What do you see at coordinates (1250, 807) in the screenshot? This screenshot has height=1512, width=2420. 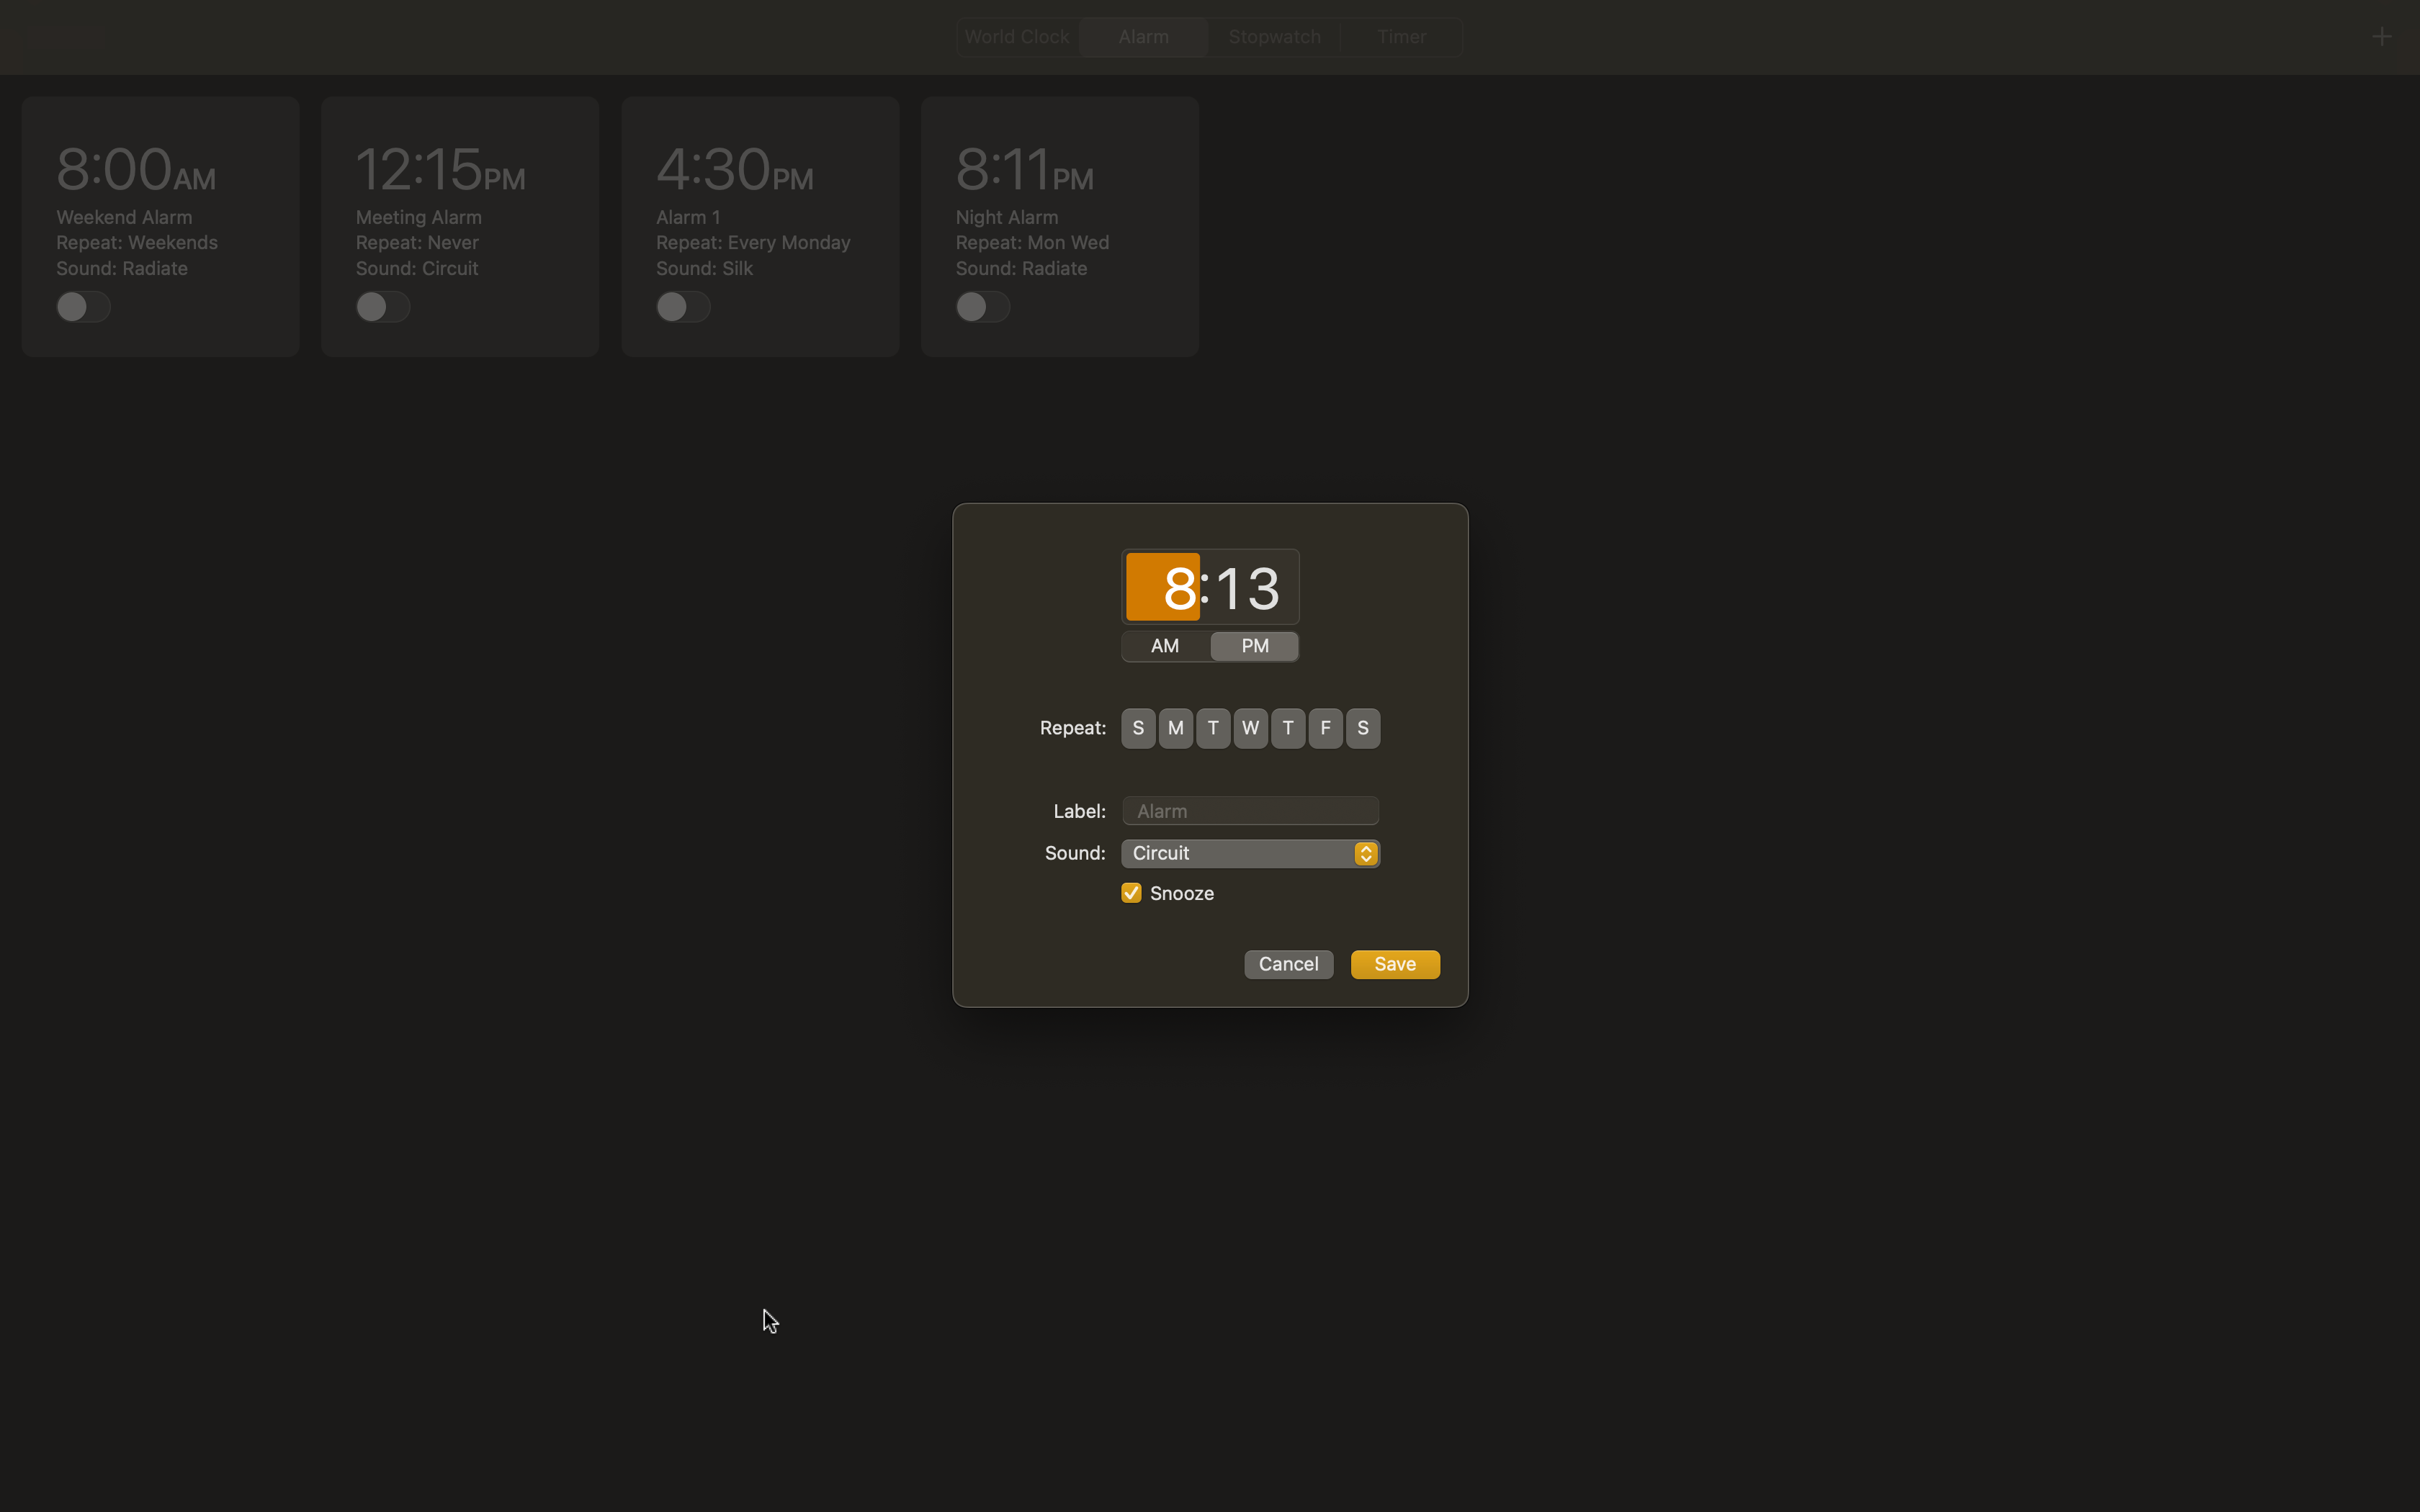 I see `the alarm title to "Morning Jog` at bounding box center [1250, 807].